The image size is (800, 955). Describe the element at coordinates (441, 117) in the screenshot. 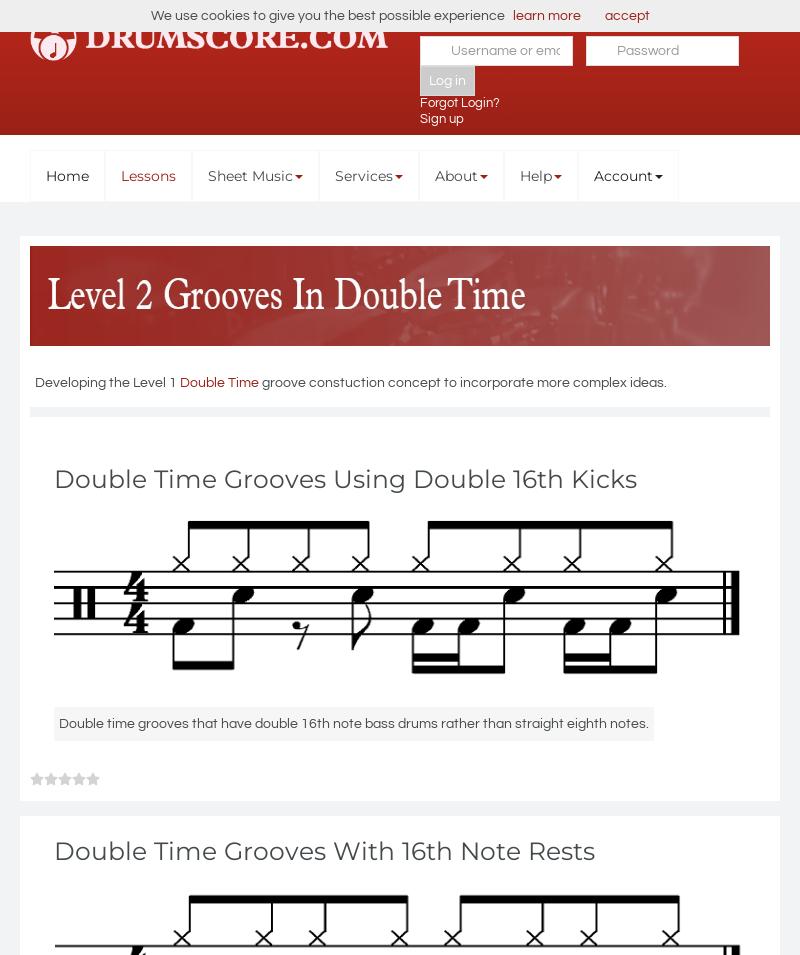

I see `'Sign up'` at that location.